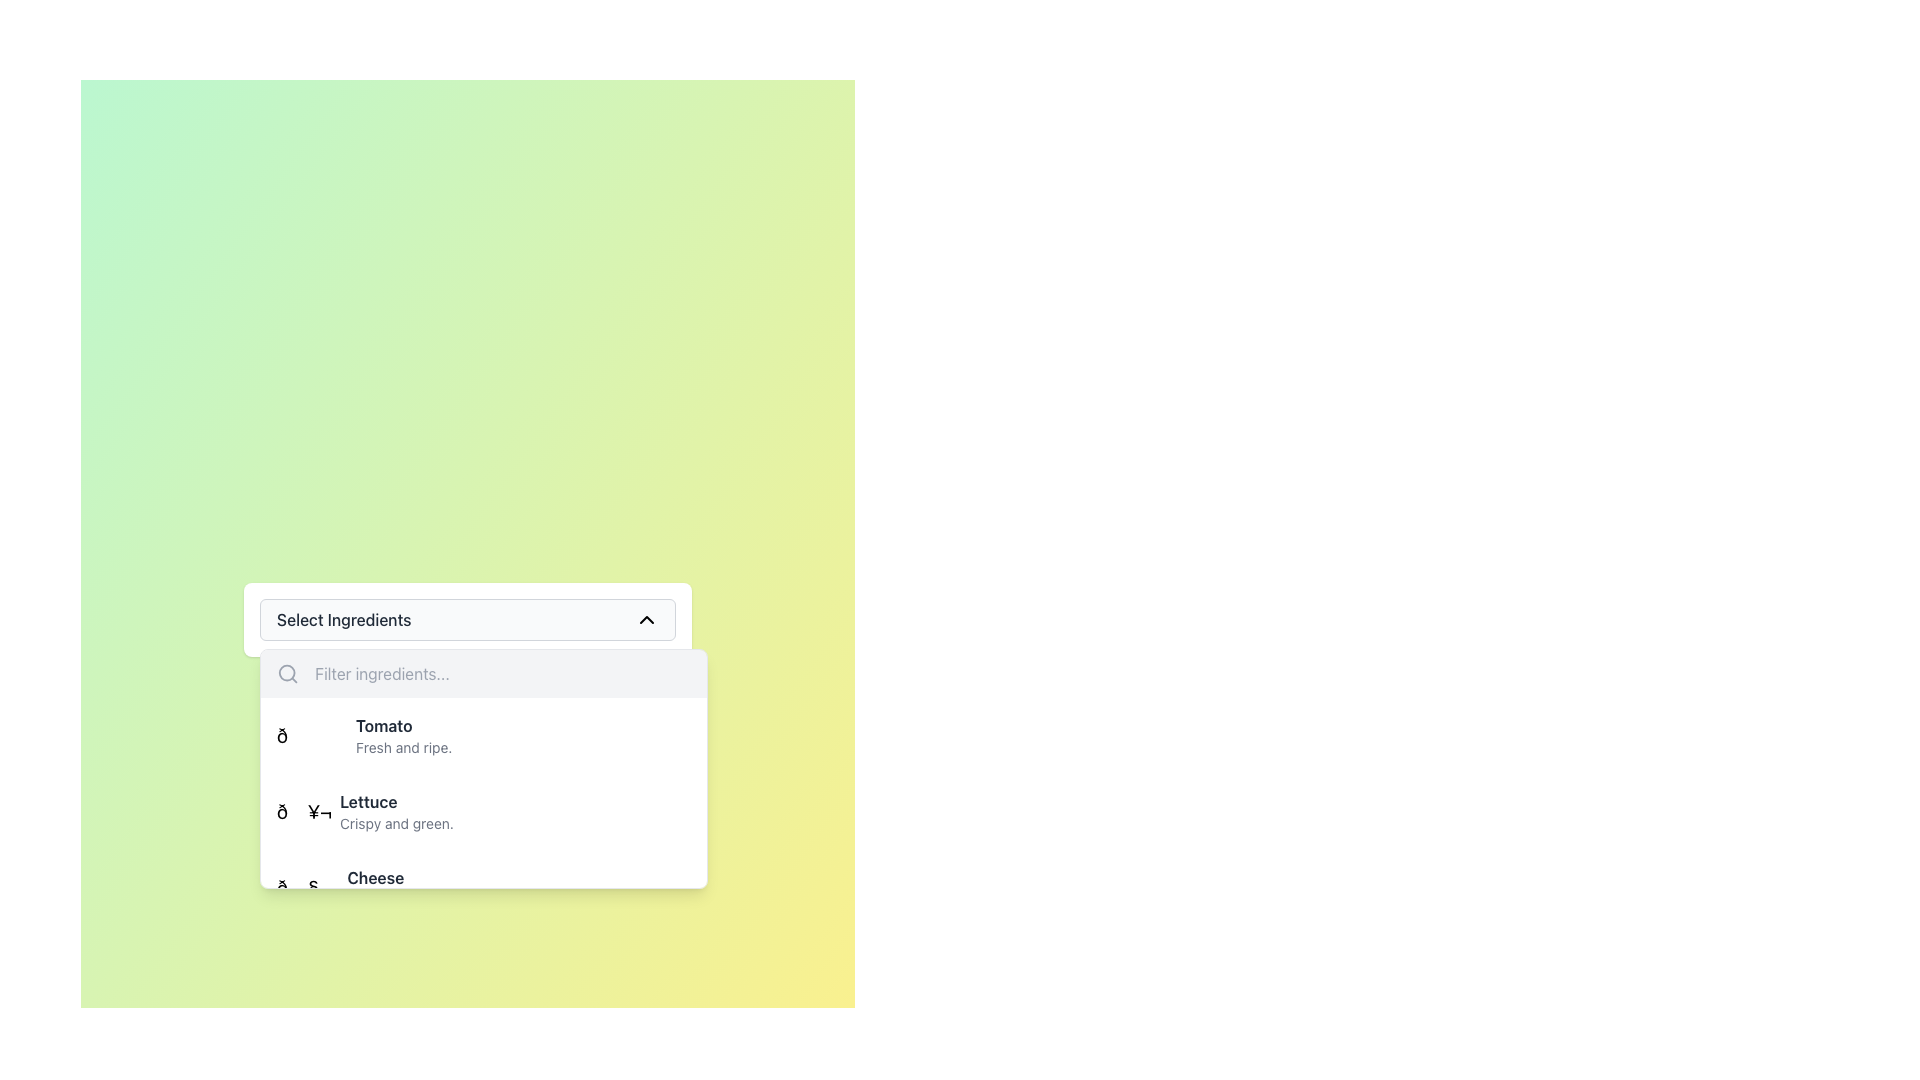 This screenshot has width=1920, height=1080. I want to click on the tomato emoji icon located at the leftmost side of the row containing the text 'Tomato' and 'Fresh and ripe' in the dropdown list under 'Filter ingredients...', so click(311, 736).